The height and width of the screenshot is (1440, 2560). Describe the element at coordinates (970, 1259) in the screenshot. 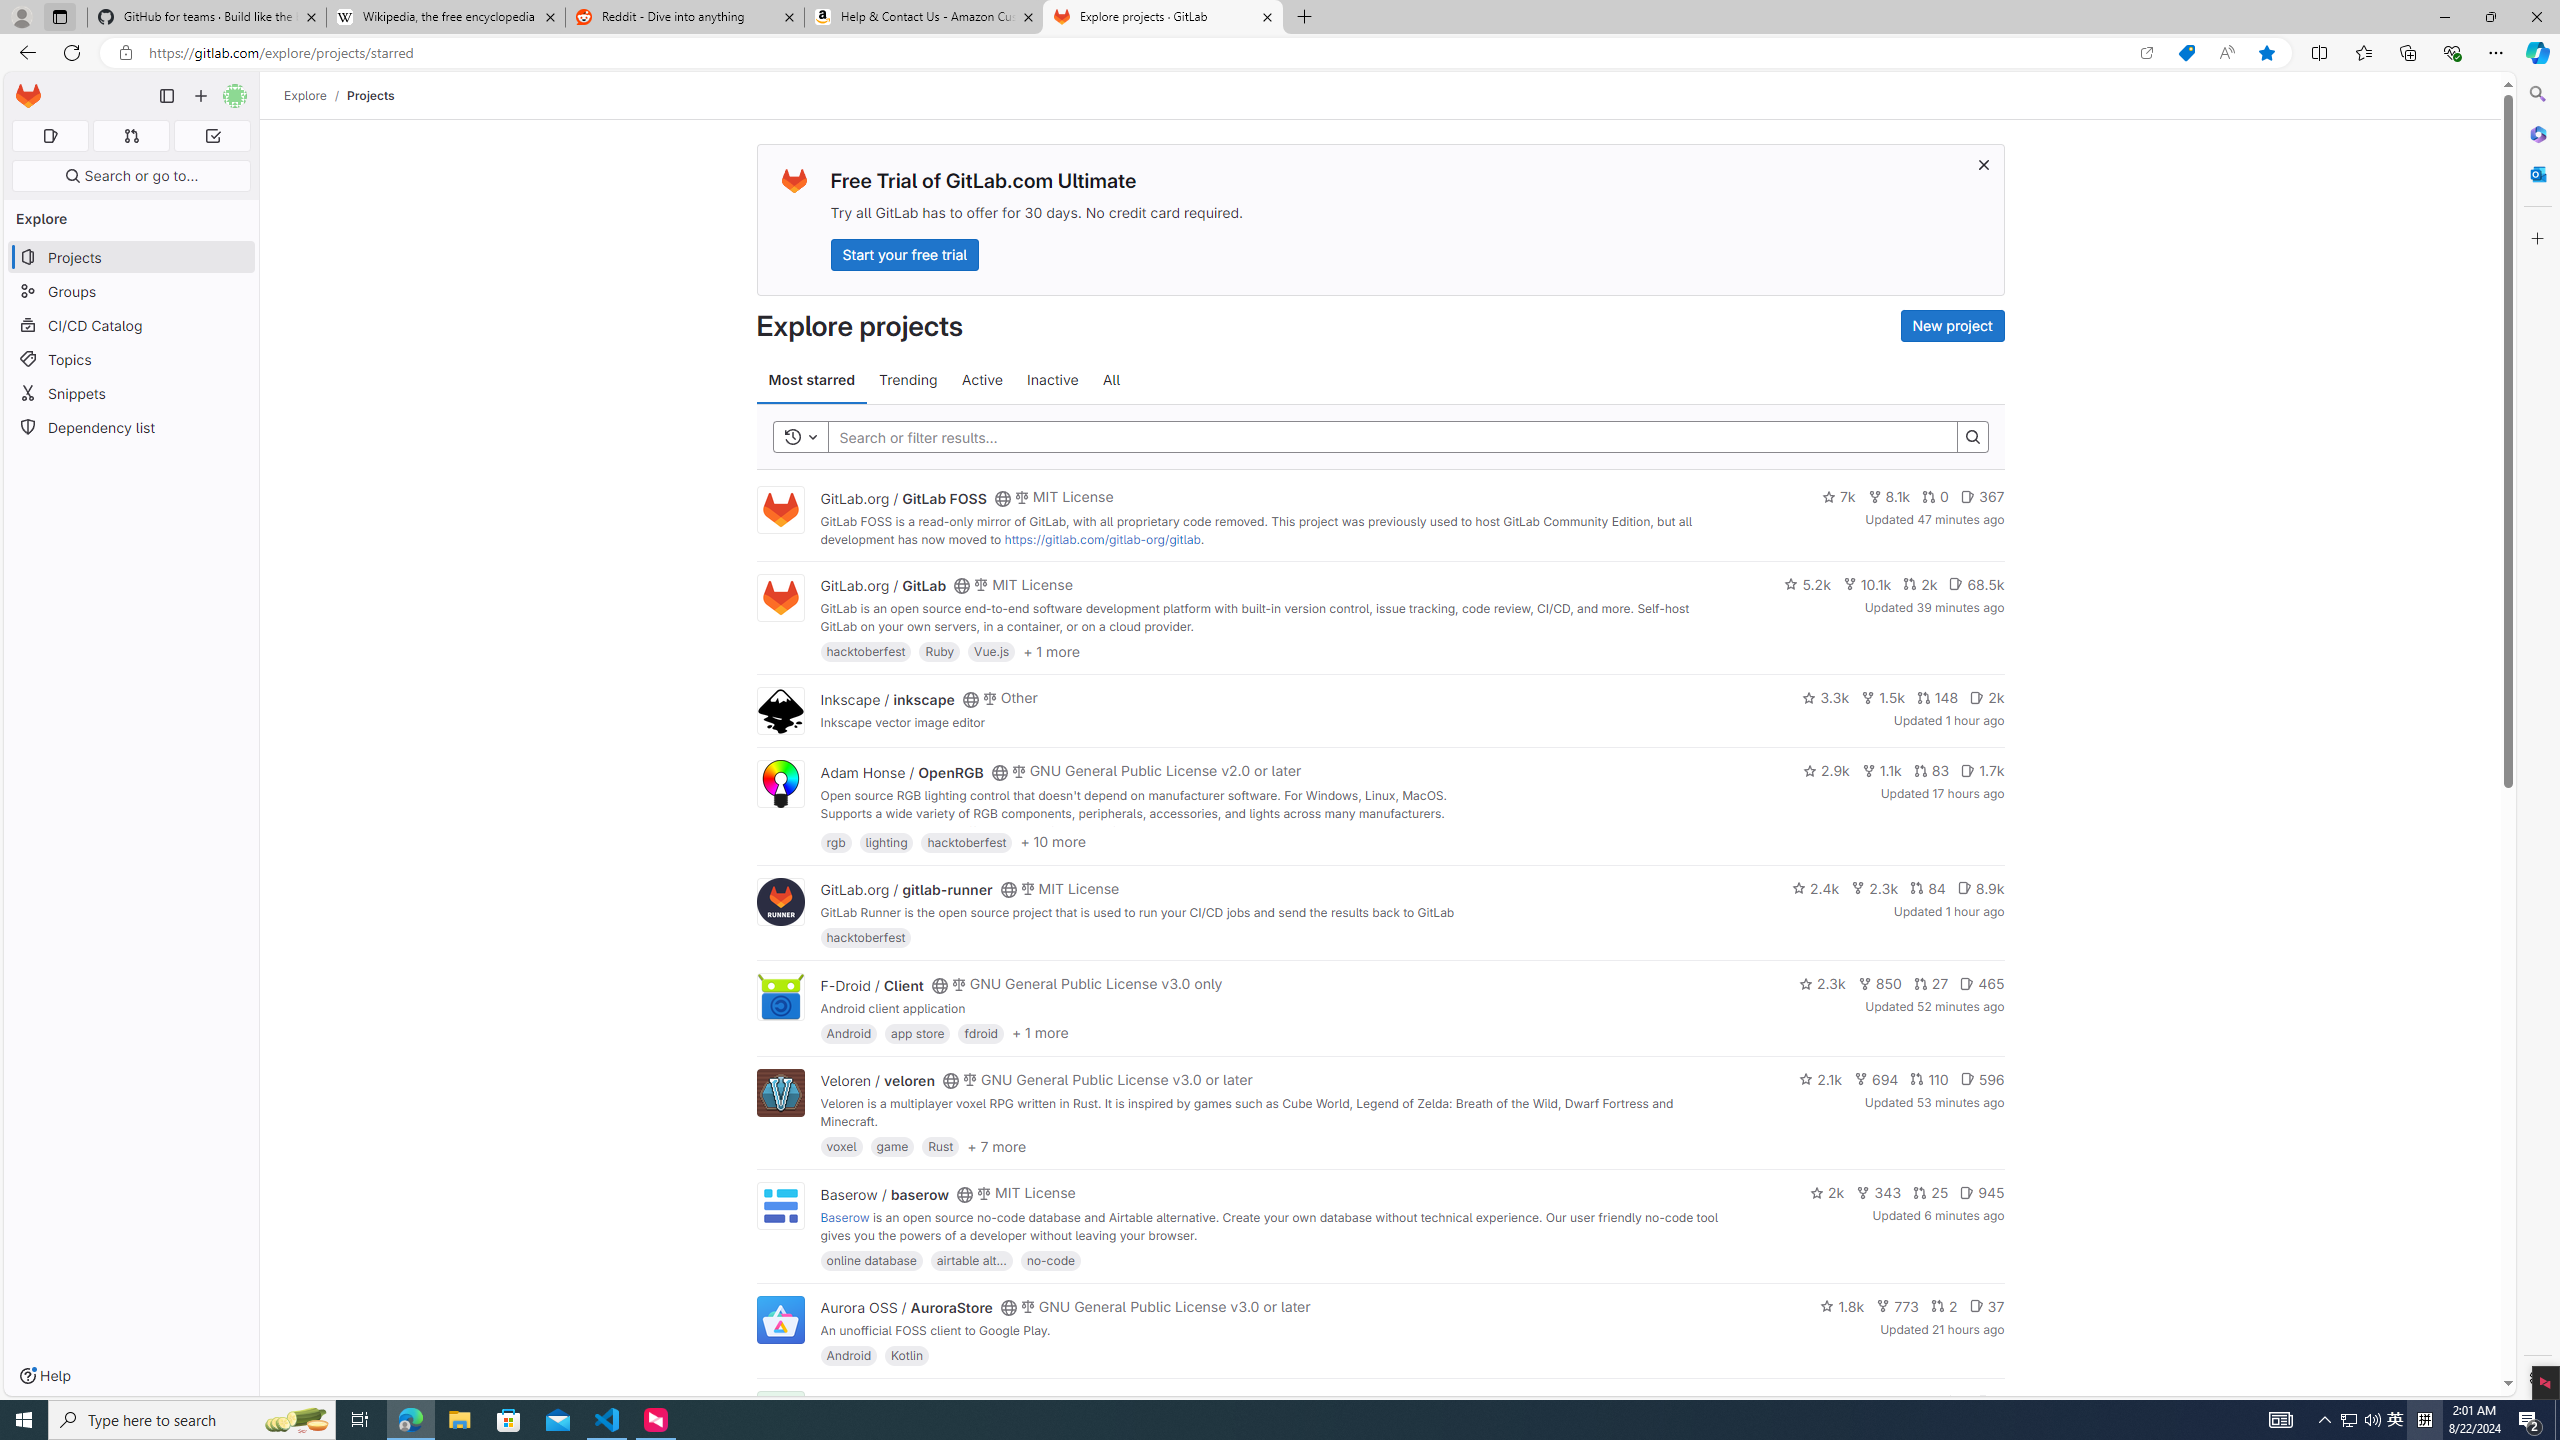

I see `'airtable alt...'` at that location.